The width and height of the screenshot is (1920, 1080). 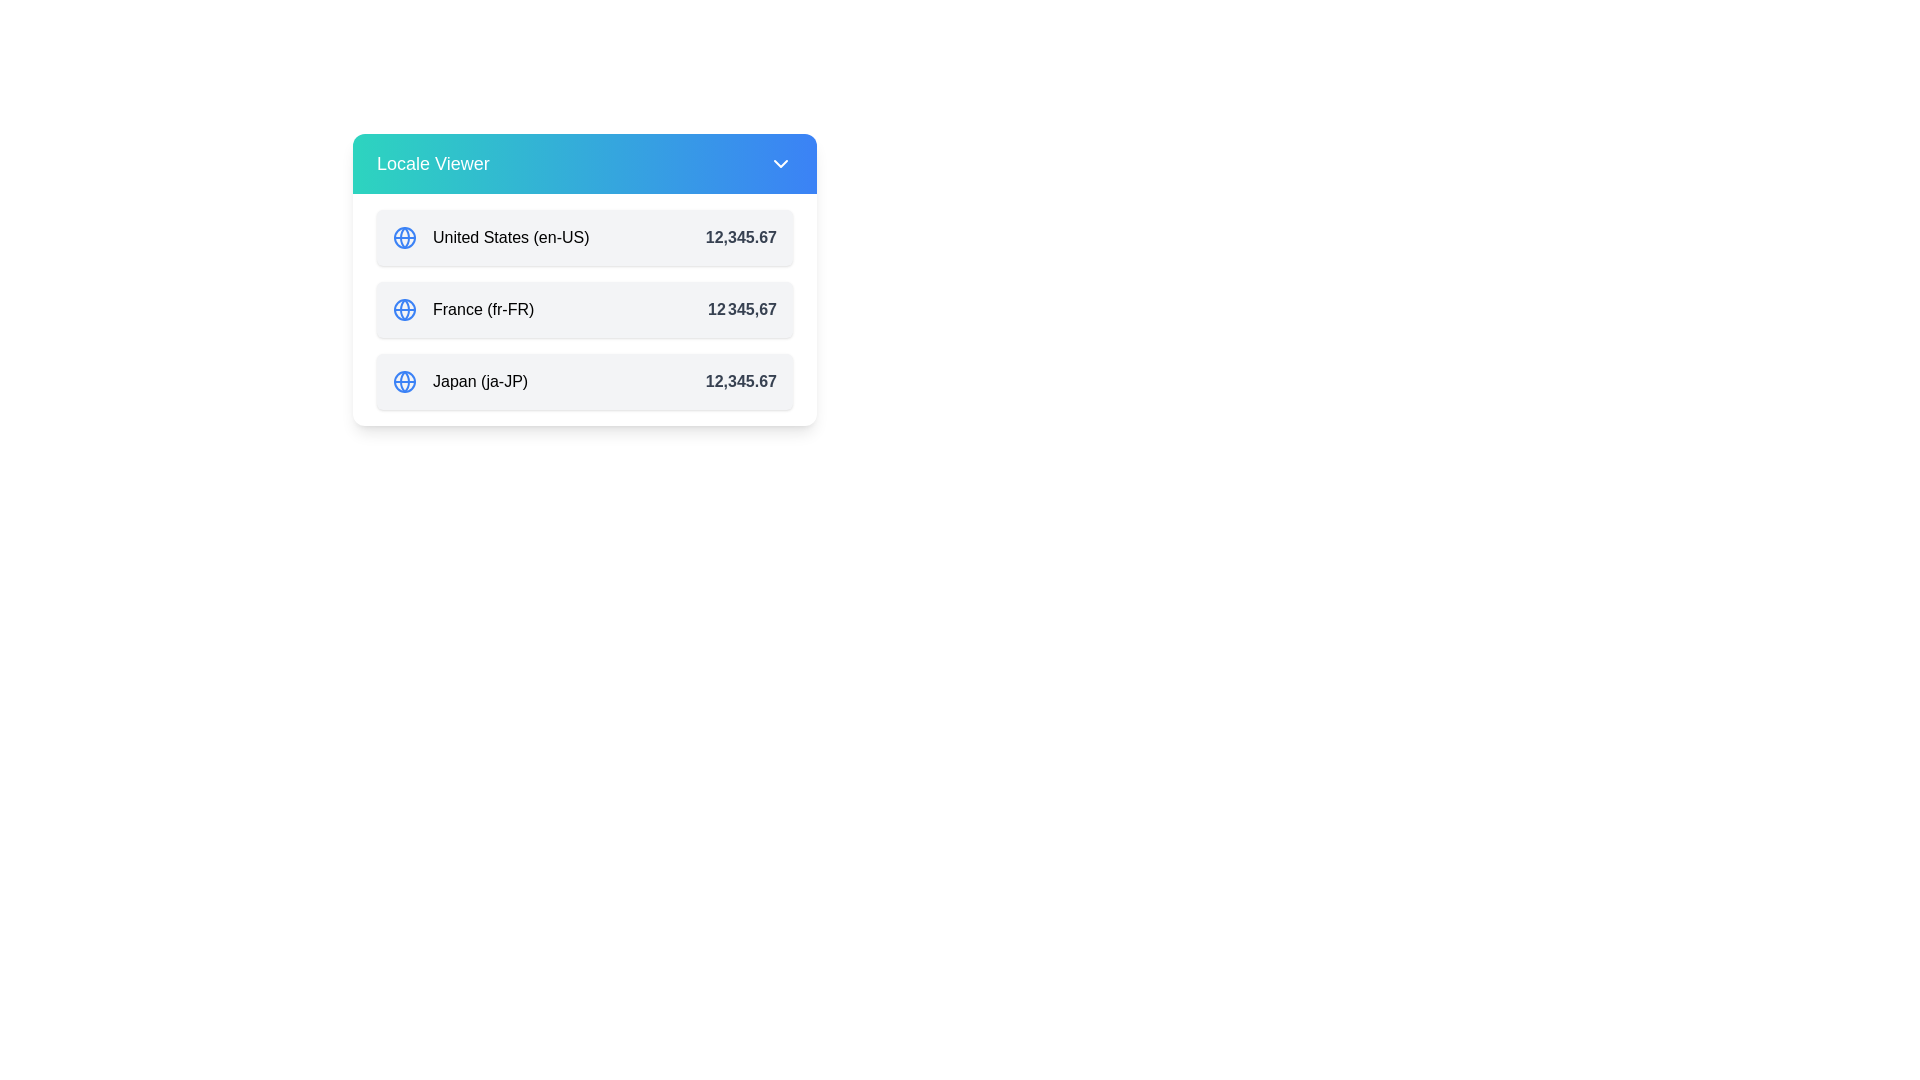 What do you see at coordinates (462, 309) in the screenshot?
I see `the label displaying 'France (fr-FR)', which is located in the middle row of a vertically stacked list, to the right of a blue globe icon and above the numerical value '12 345,67'` at bounding box center [462, 309].